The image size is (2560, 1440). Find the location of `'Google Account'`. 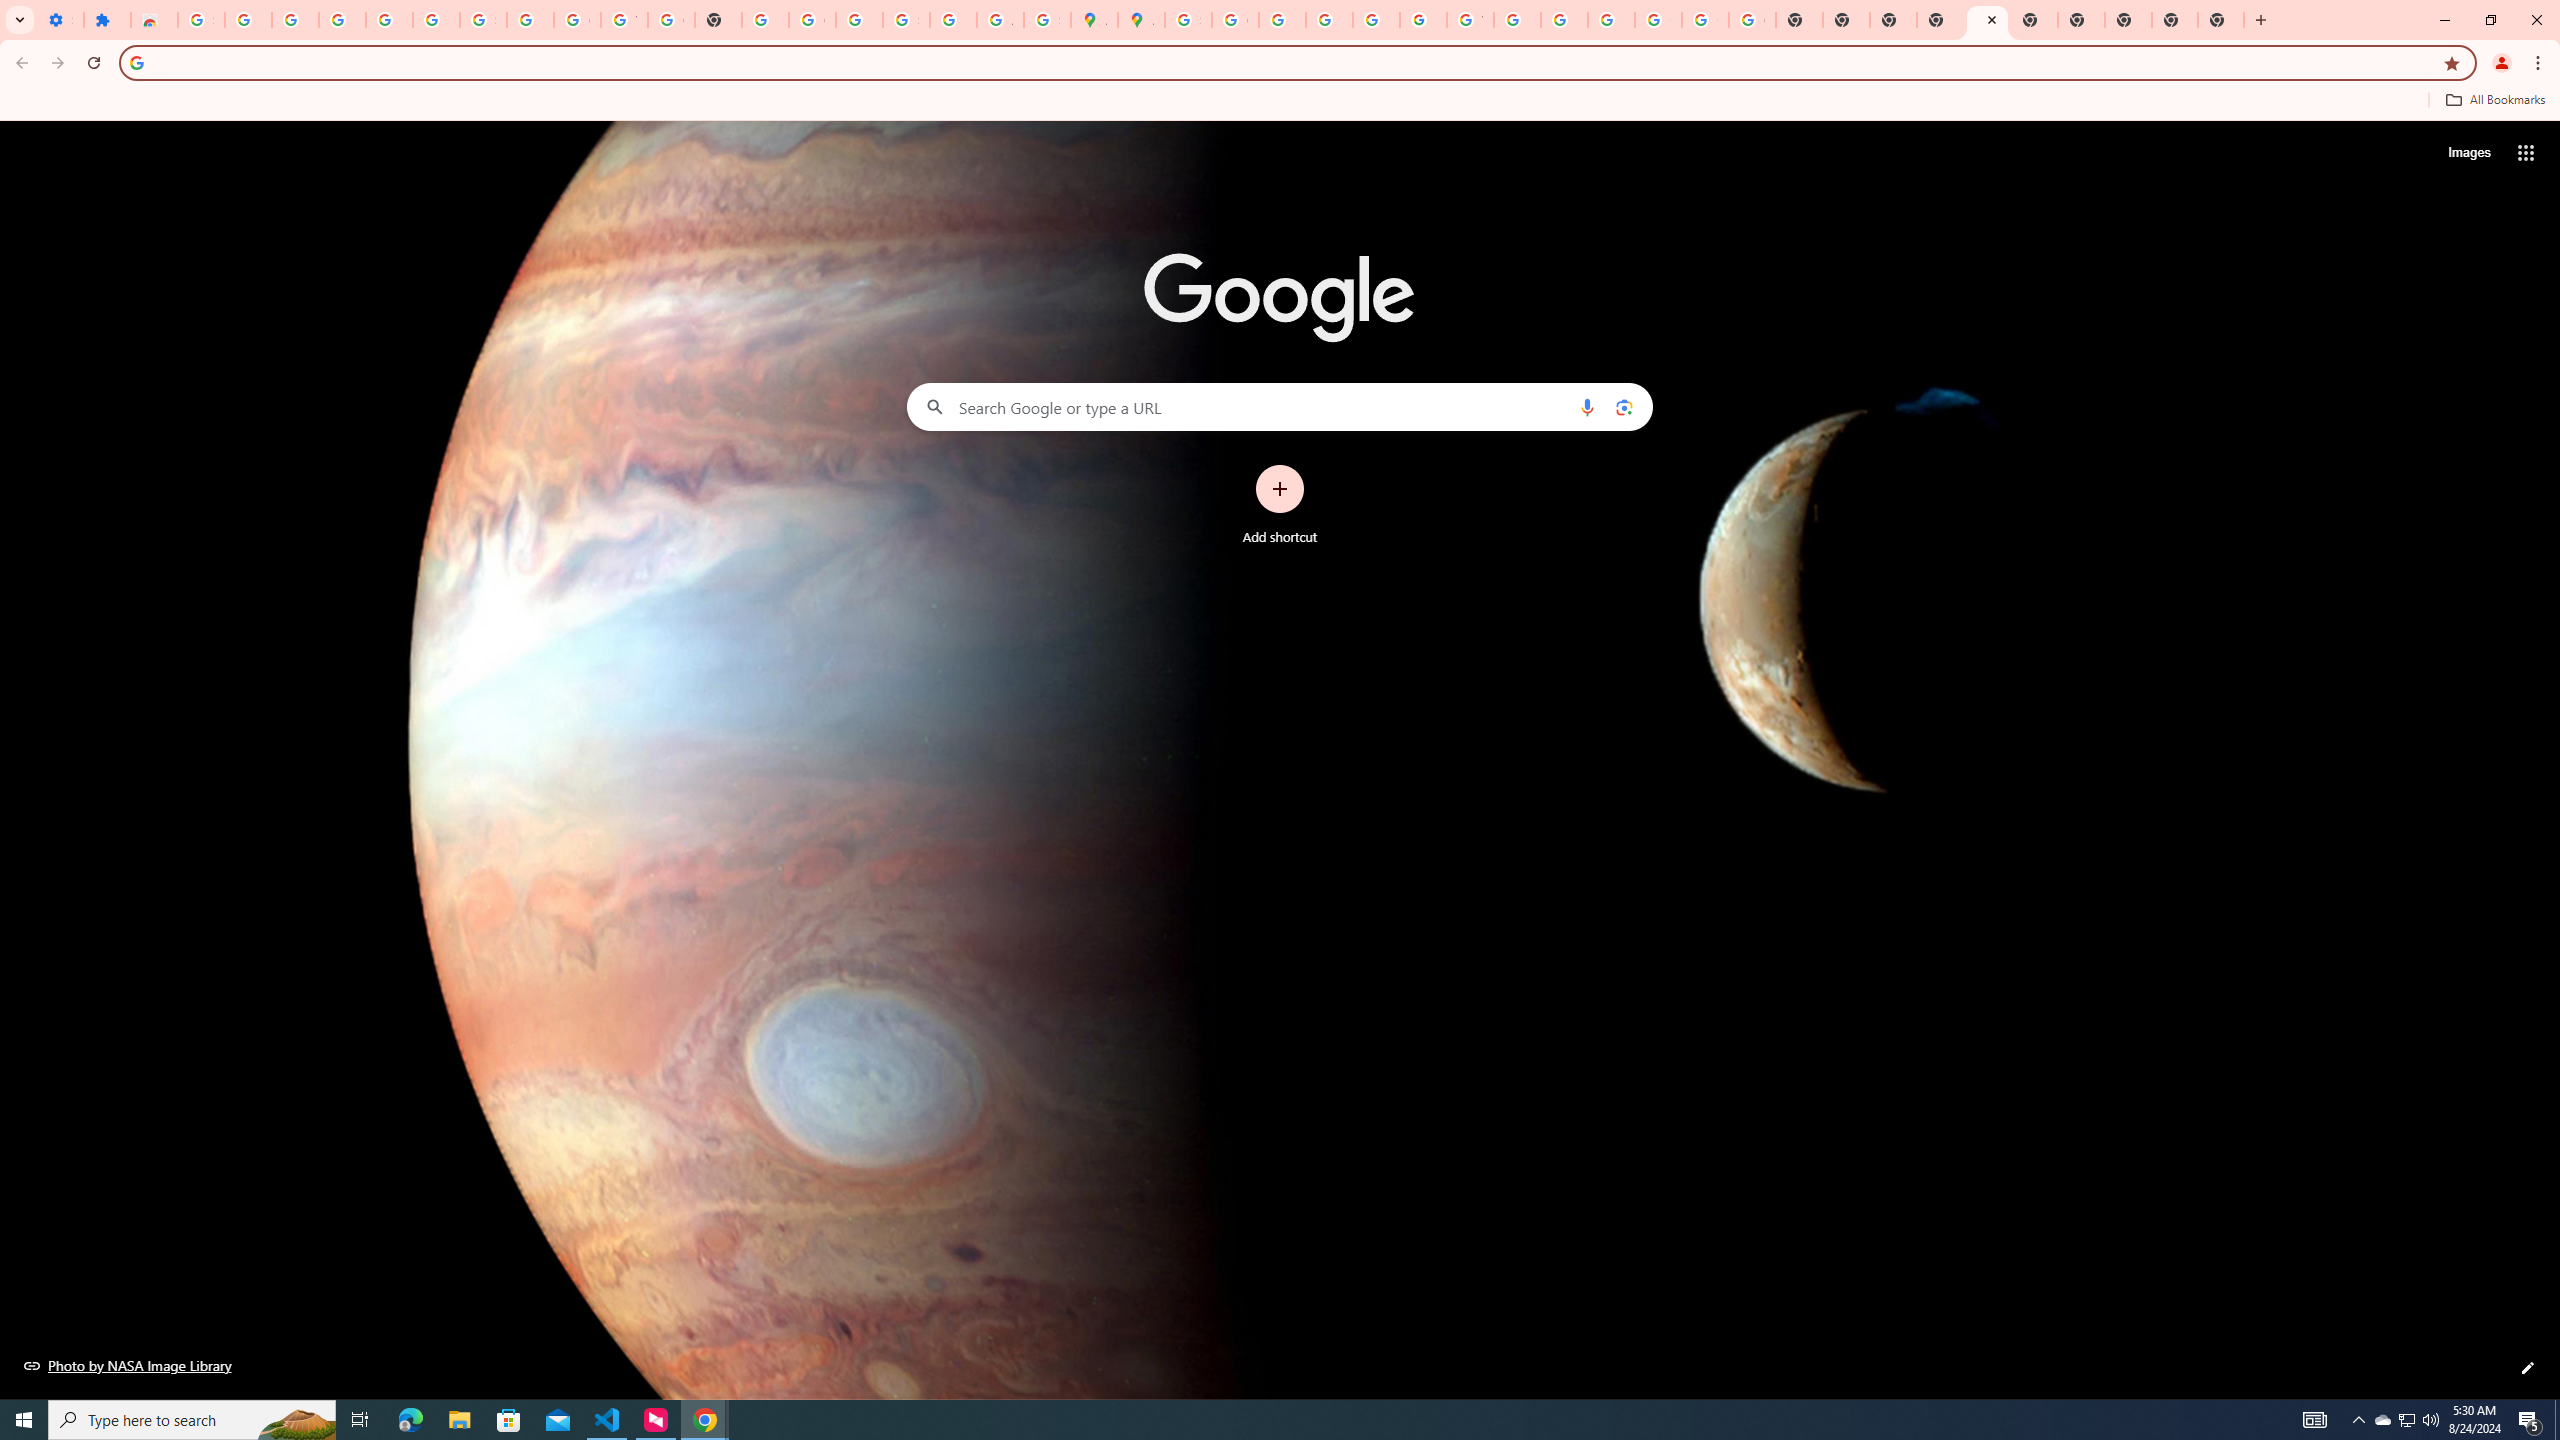

'Google Account' is located at coordinates (576, 19).